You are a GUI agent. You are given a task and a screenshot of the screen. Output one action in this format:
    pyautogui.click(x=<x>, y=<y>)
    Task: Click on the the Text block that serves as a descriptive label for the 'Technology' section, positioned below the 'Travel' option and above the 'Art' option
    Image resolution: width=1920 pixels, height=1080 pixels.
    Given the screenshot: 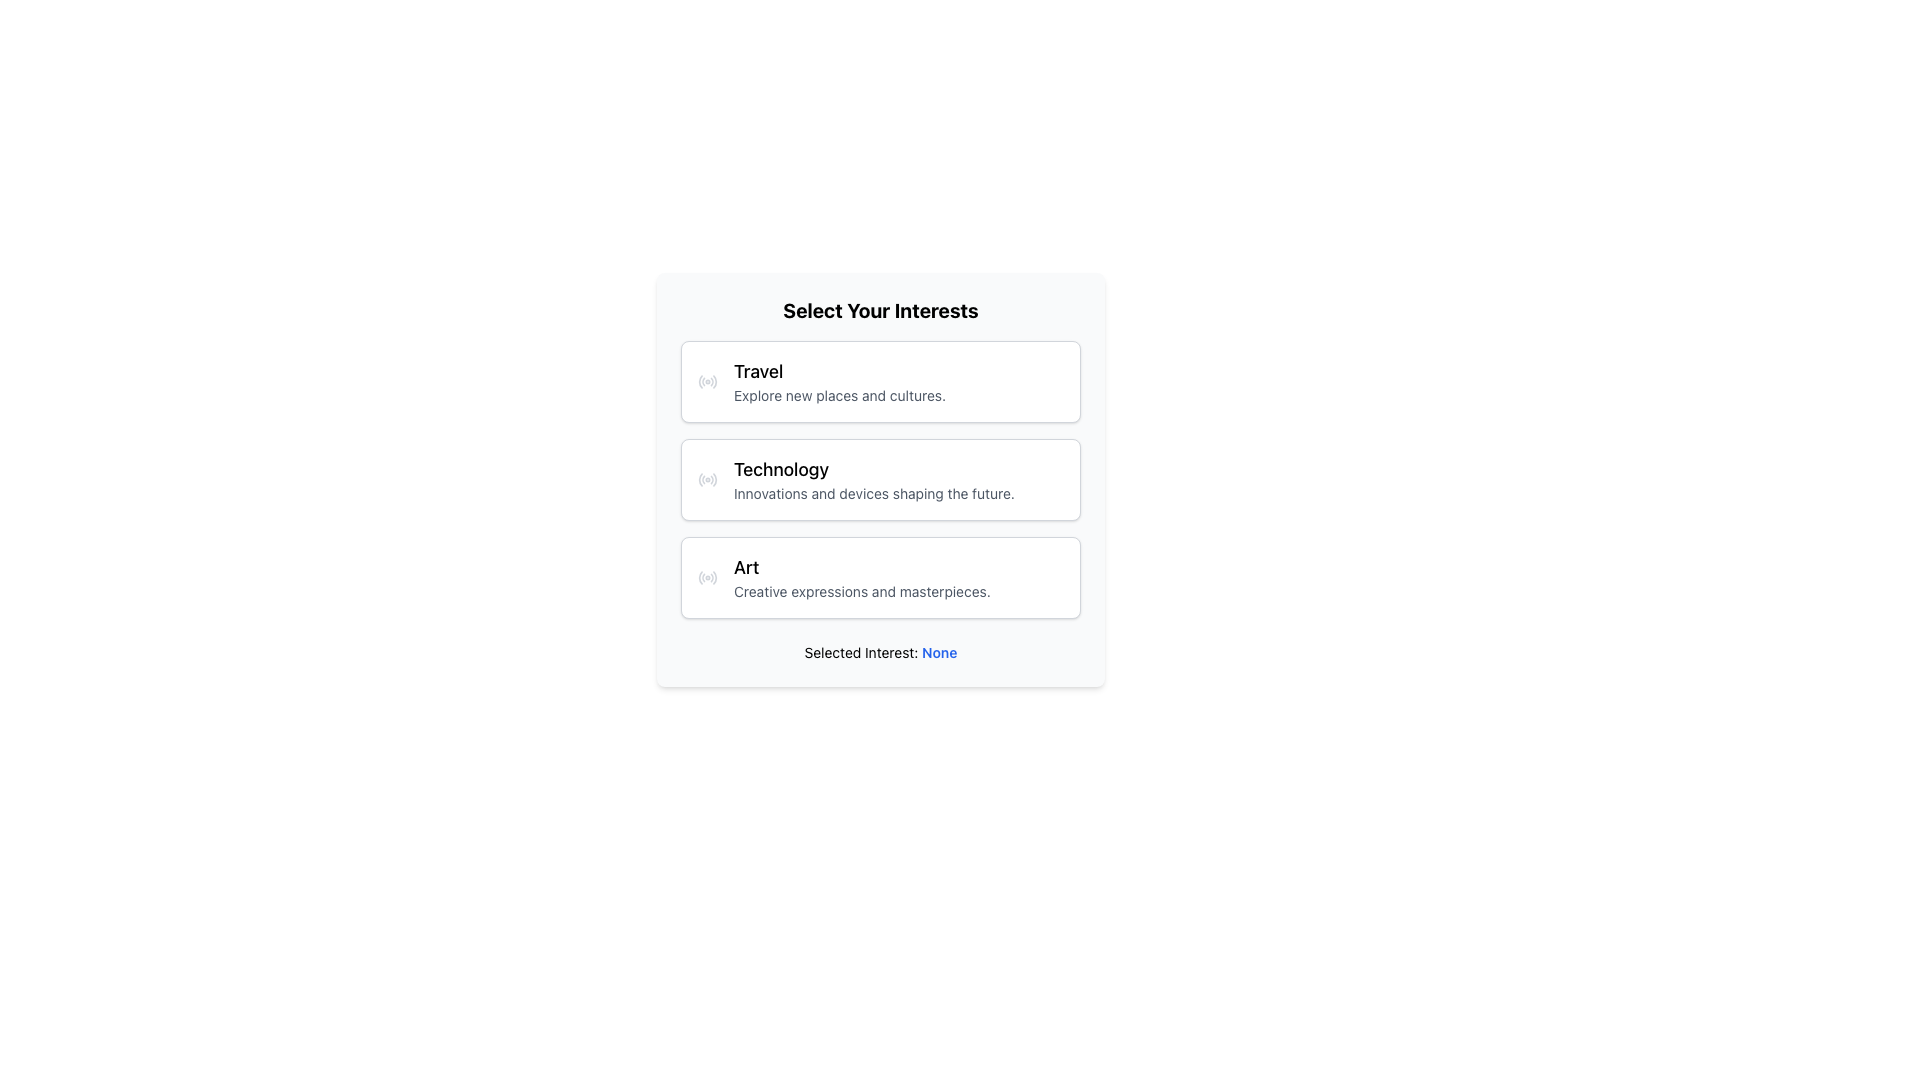 What is the action you would take?
    pyautogui.click(x=874, y=479)
    